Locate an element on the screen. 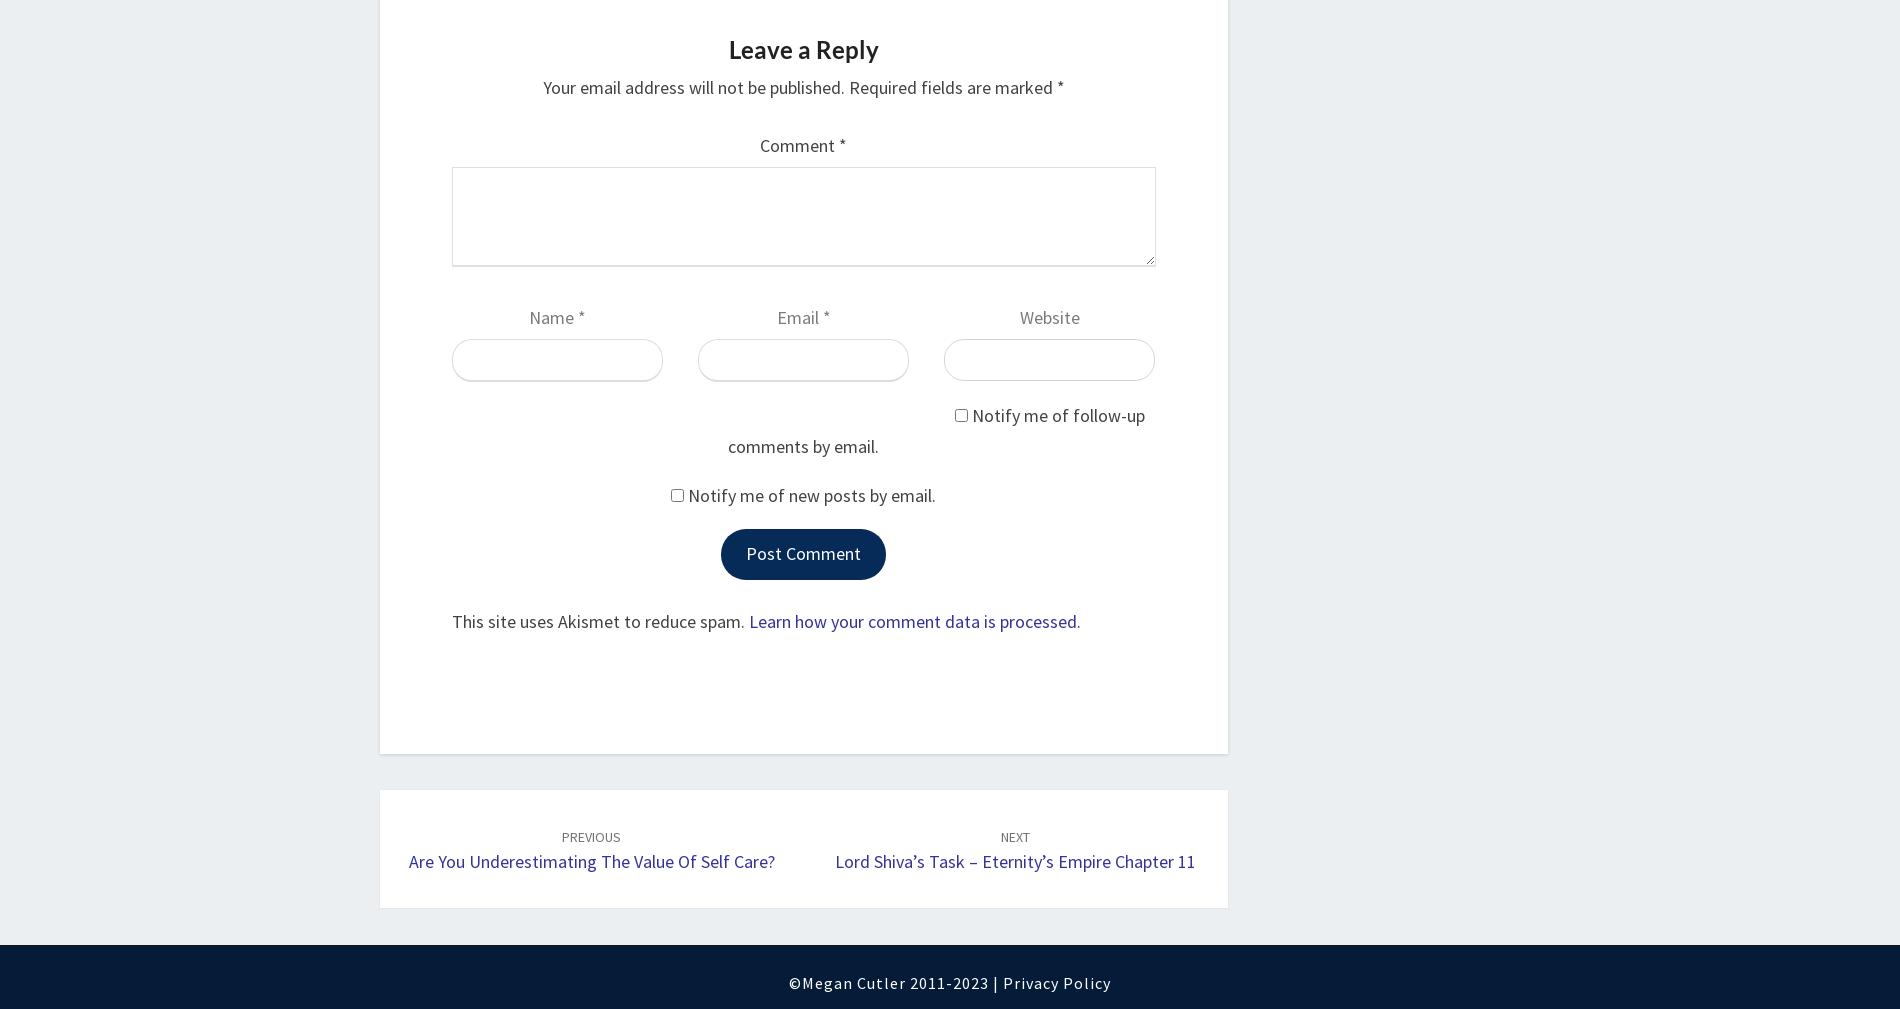 Image resolution: width=1900 pixels, height=1009 pixels. 'Website' is located at coordinates (1048, 316).